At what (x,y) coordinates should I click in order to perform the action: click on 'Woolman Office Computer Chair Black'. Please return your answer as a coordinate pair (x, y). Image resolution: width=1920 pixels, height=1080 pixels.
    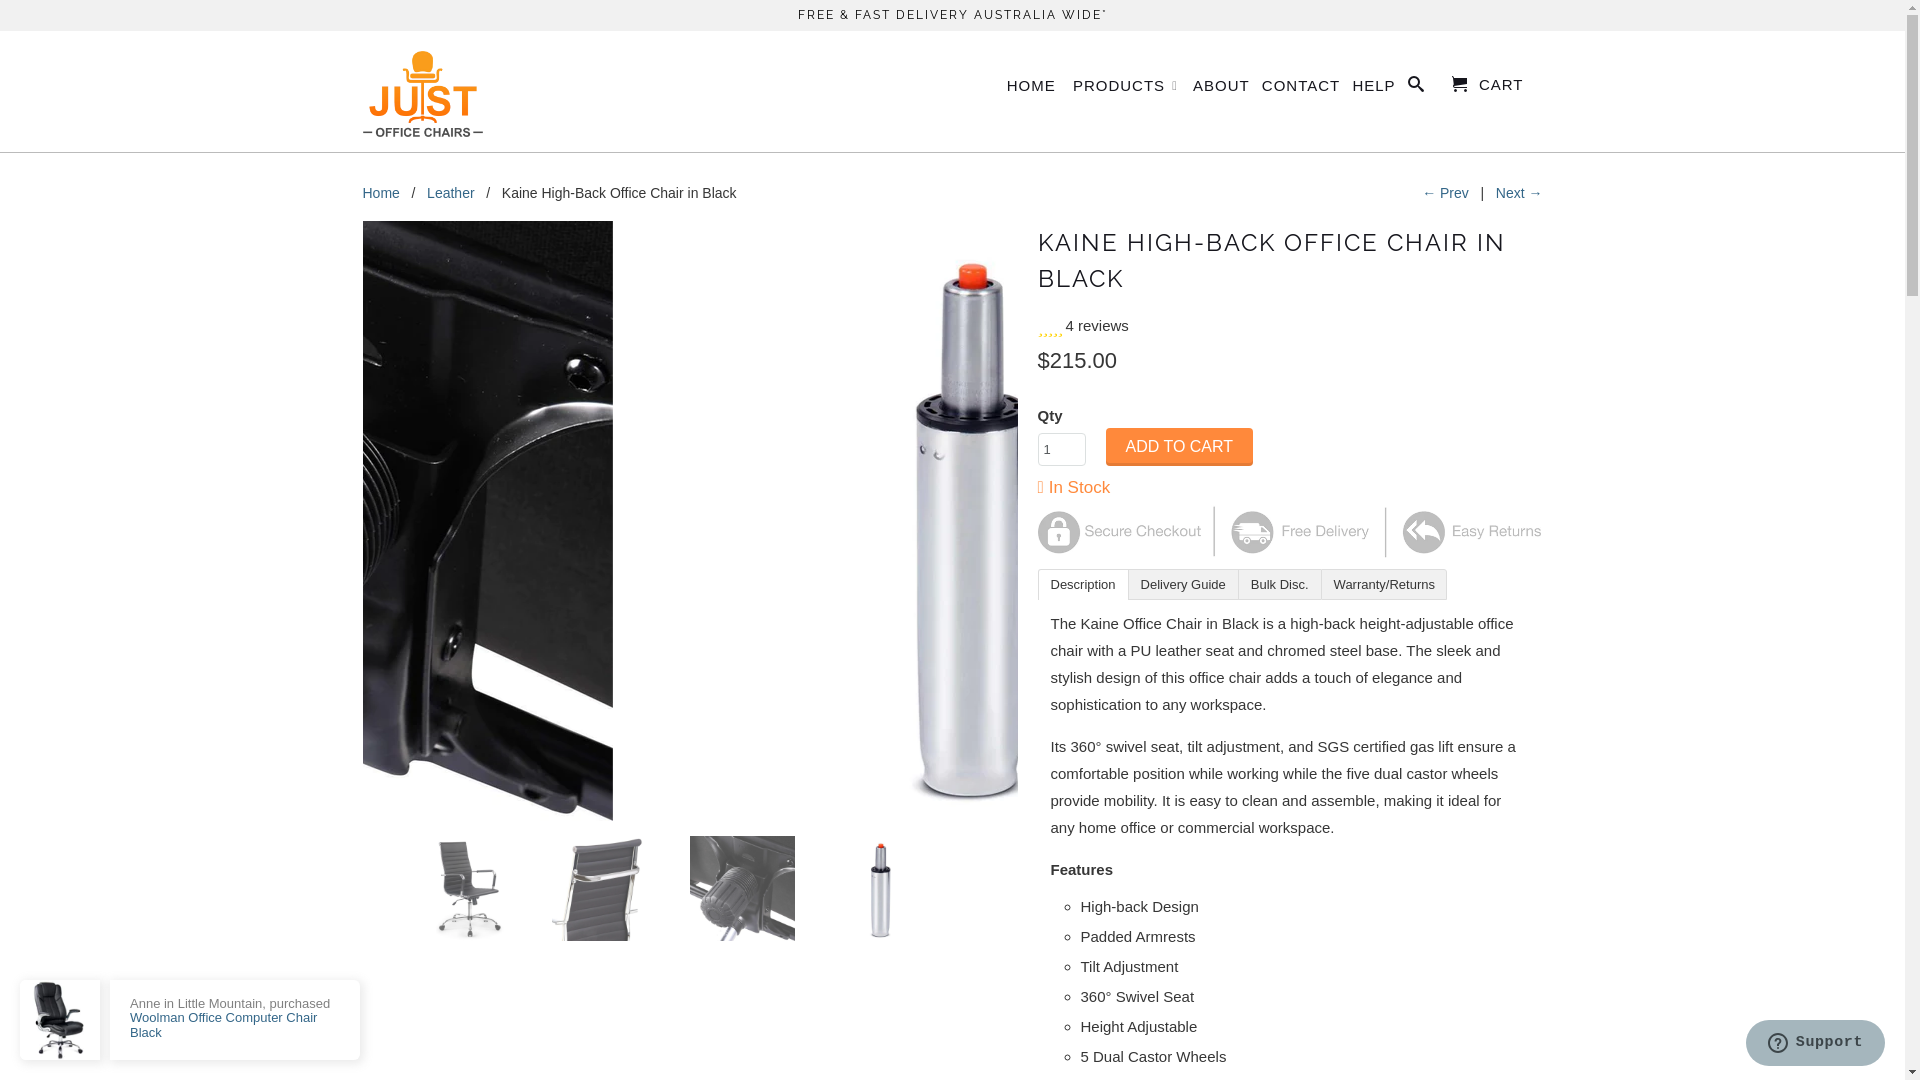
    Looking at the image, I should click on (223, 1024).